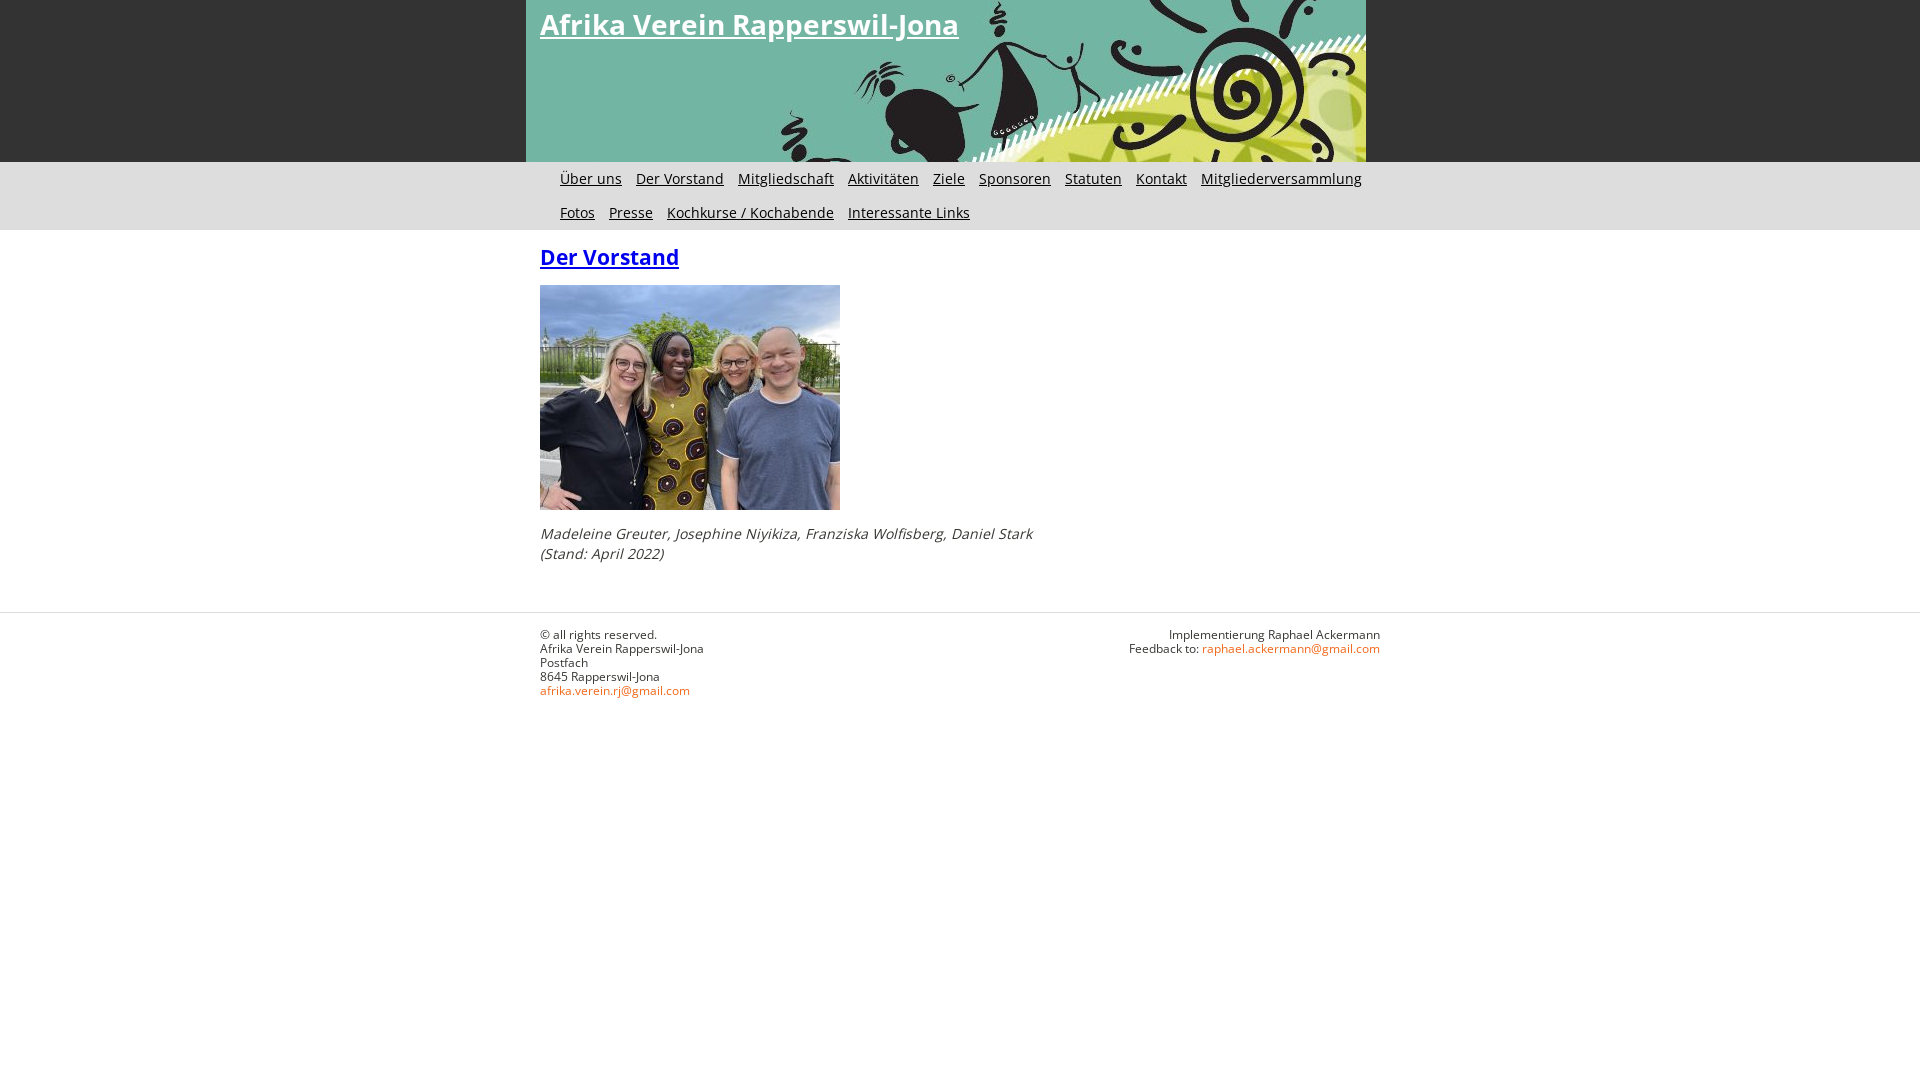  What do you see at coordinates (748, 23) in the screenshot?
I see `'Afrika Verein Rapperswil-Jona'` at bounding box center [748, 23].